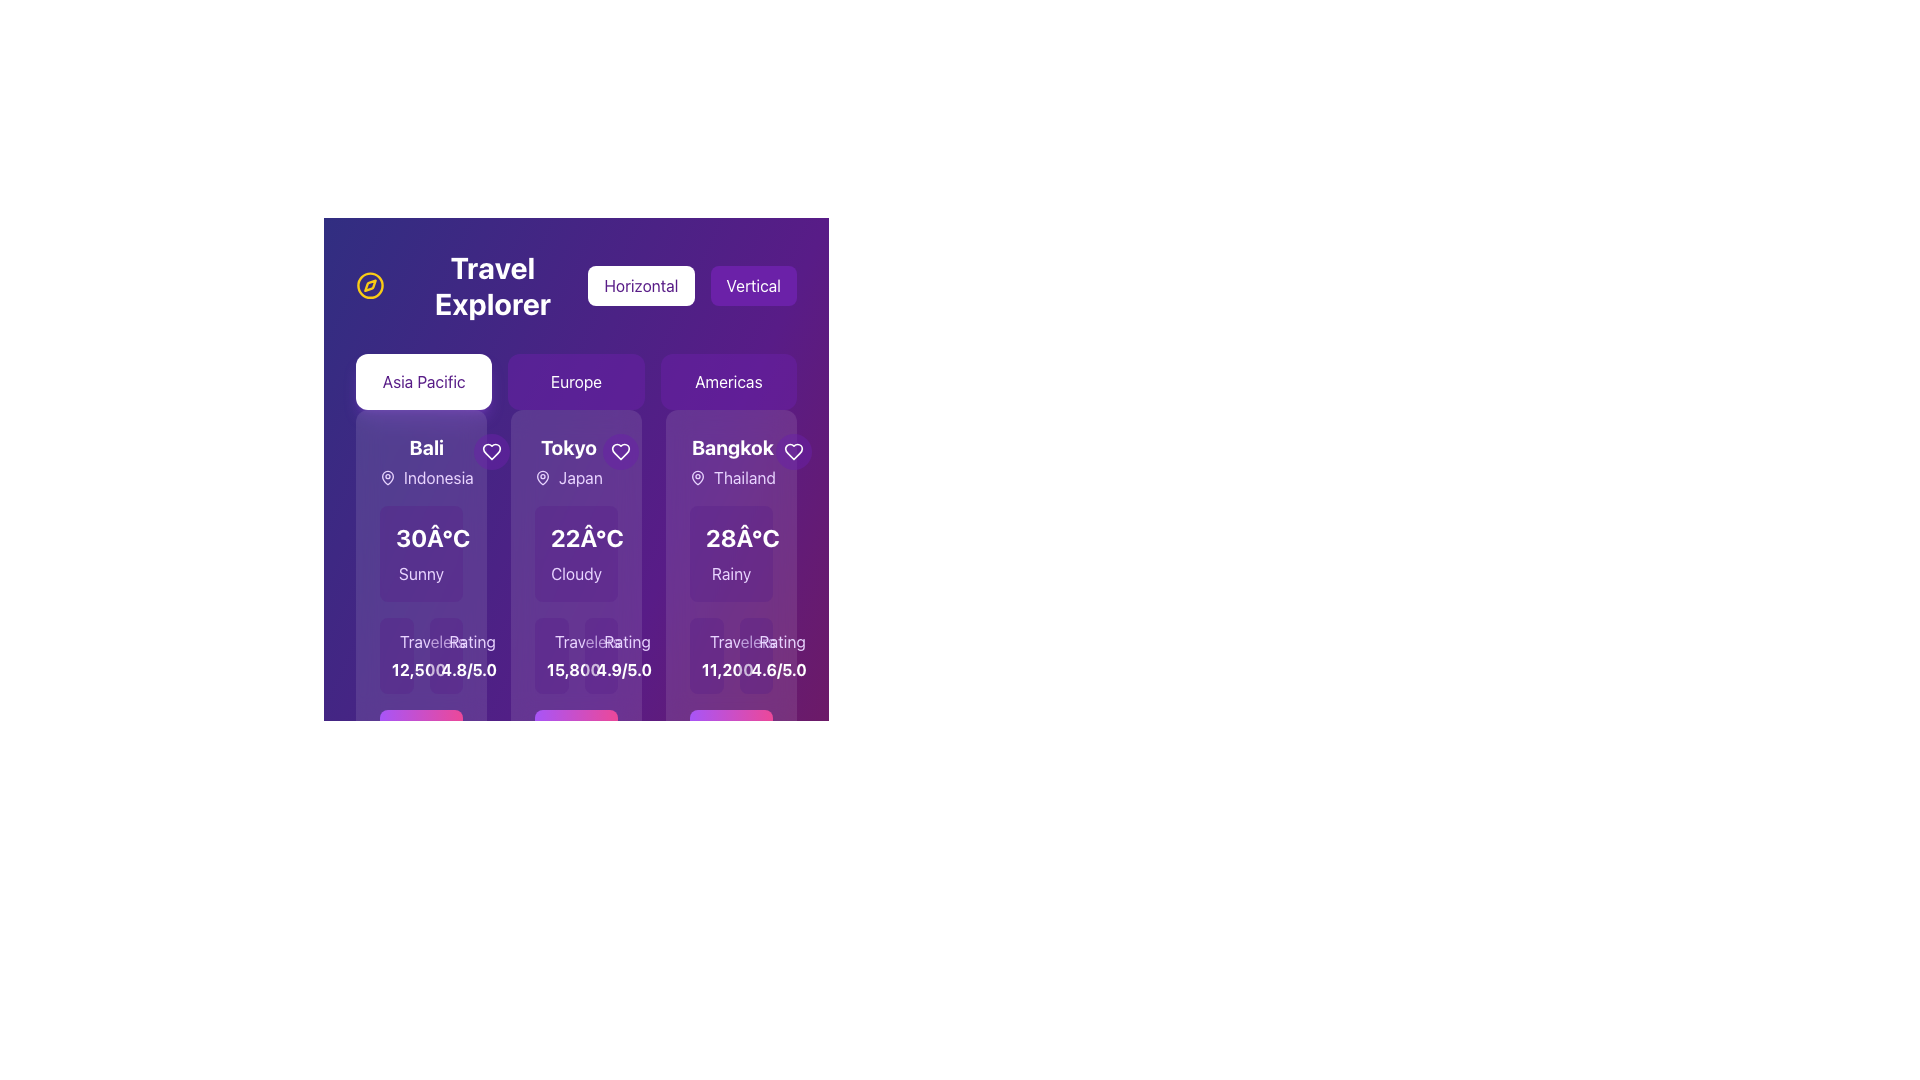 The width and height of the screenshot is (1920, 1080). Describe the element at coordinates (731, 462) in the screenshot. I see `the text display element that shows the location 'Bangkok, Thailand', which is centrally aligned at the top of the card` at that location.